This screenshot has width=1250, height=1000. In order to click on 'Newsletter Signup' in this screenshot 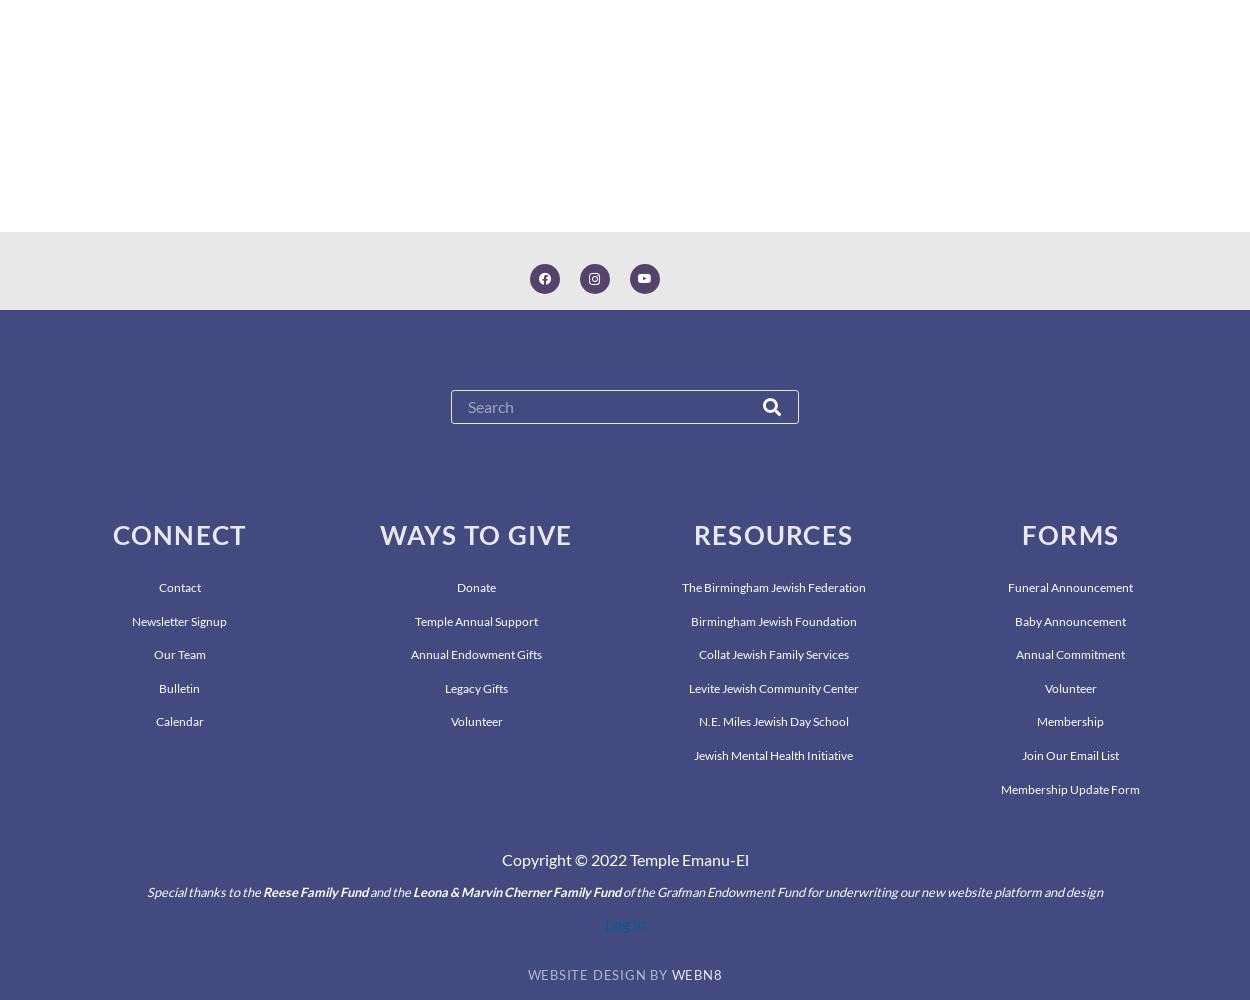, I will do `click(179, 619)`.